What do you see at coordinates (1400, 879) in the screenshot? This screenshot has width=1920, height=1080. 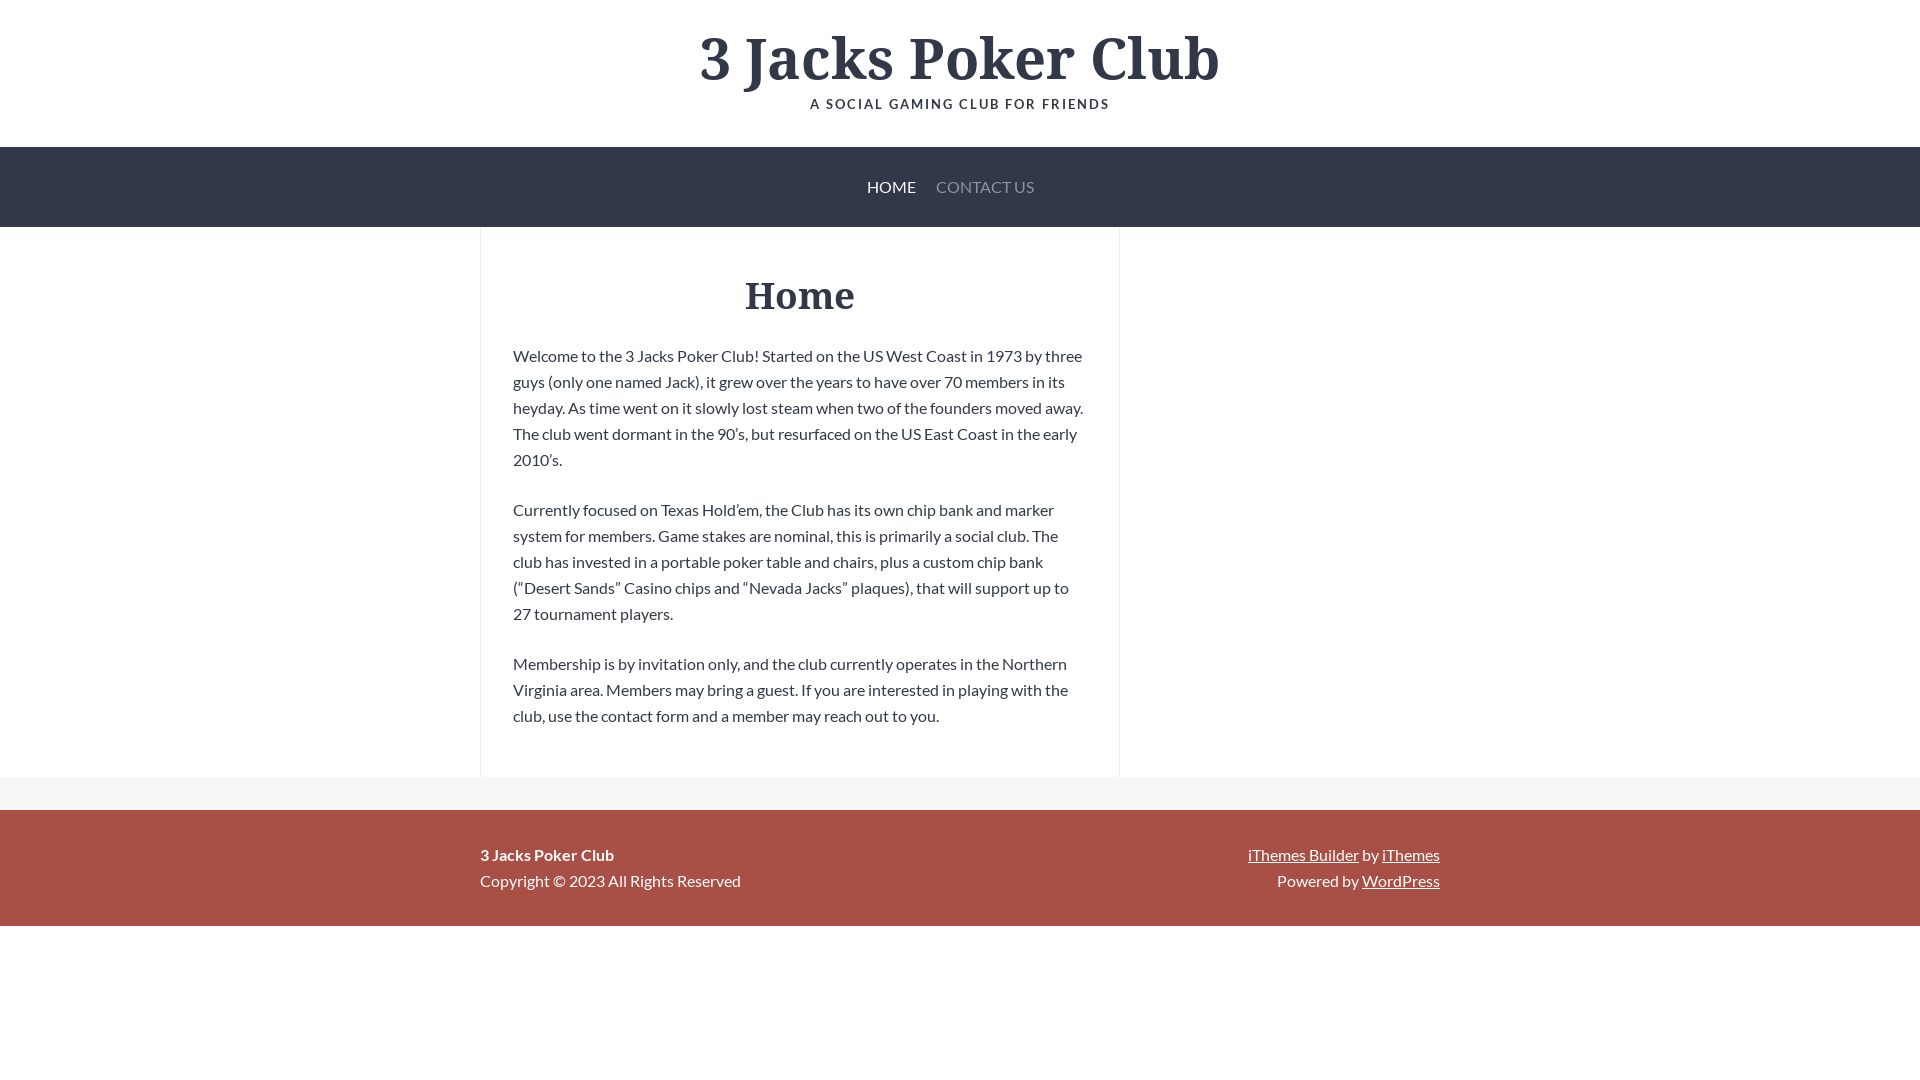 I see `'WordPress'` at bounding box center [1400, 879].